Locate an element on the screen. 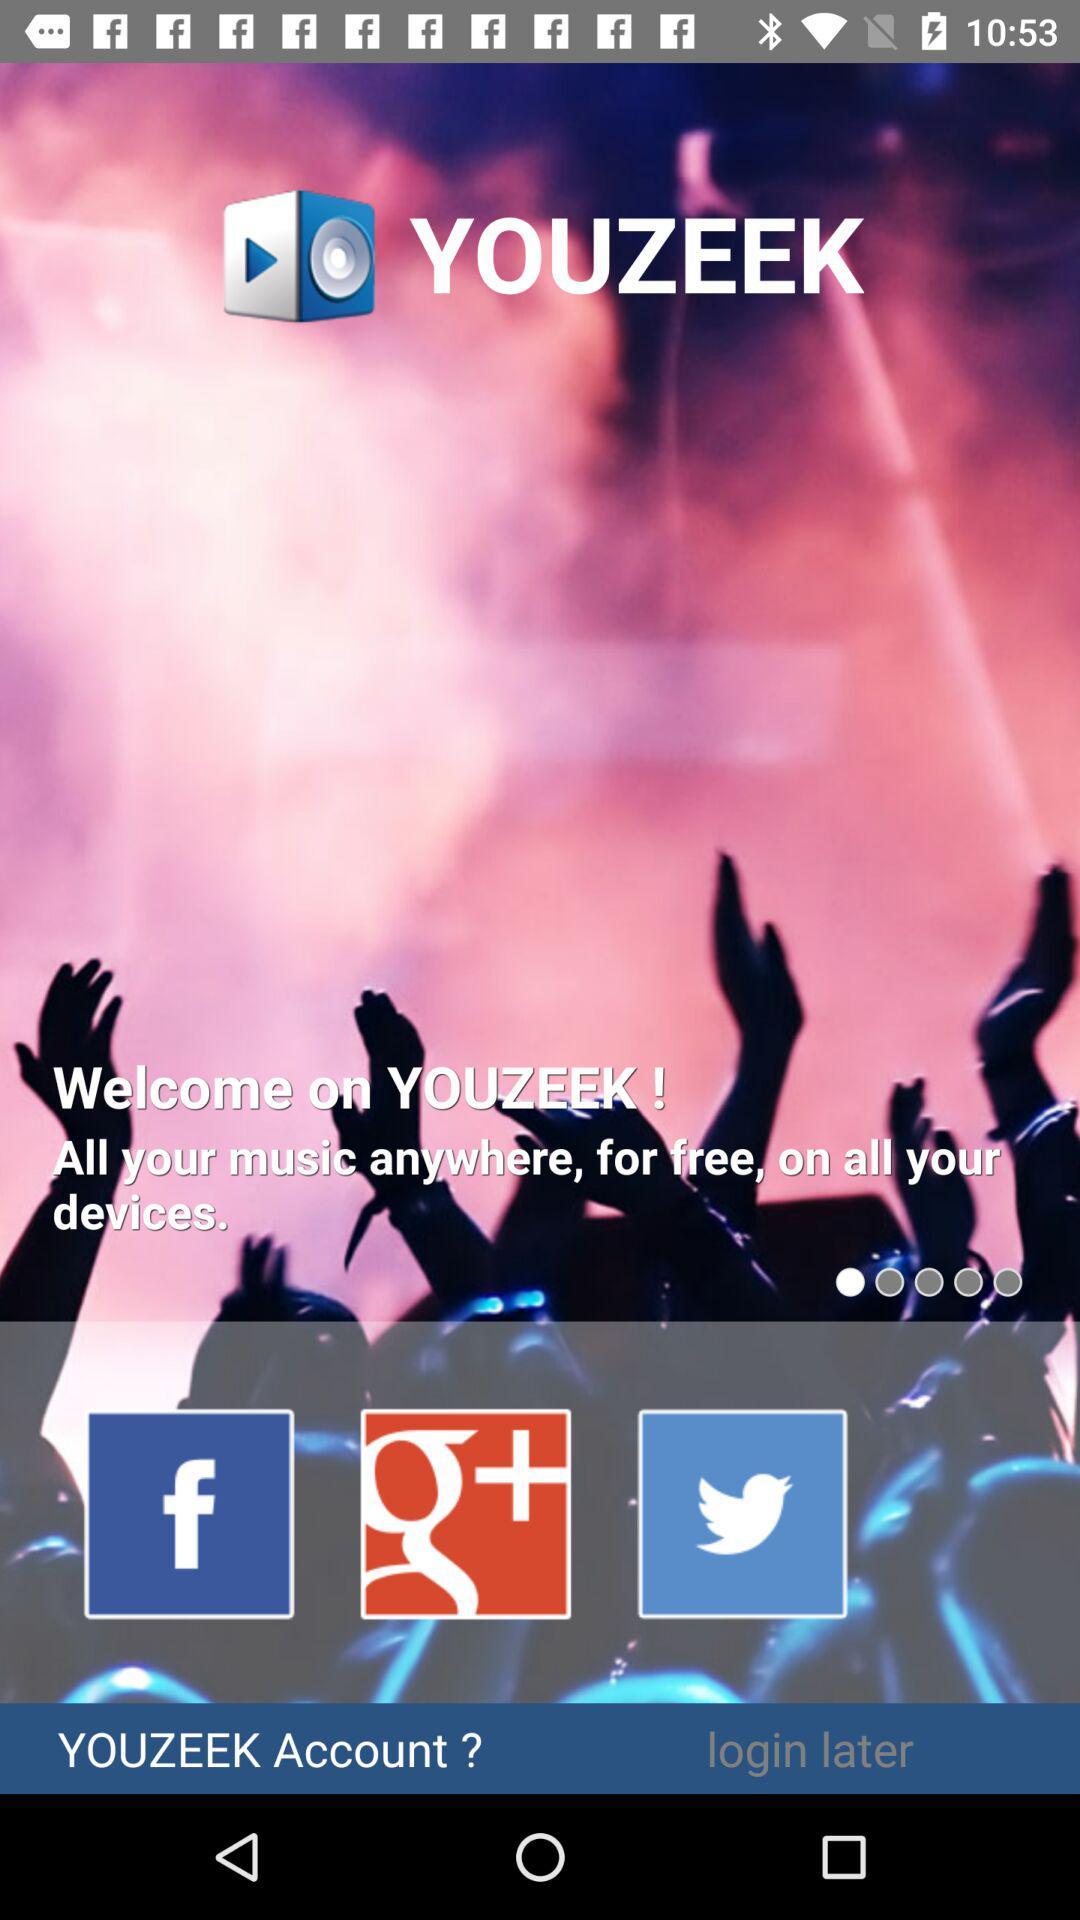 Image resolution: width=1080 pixels, height=1920 pixels. login later icon is located at coordinates (810, 1747).